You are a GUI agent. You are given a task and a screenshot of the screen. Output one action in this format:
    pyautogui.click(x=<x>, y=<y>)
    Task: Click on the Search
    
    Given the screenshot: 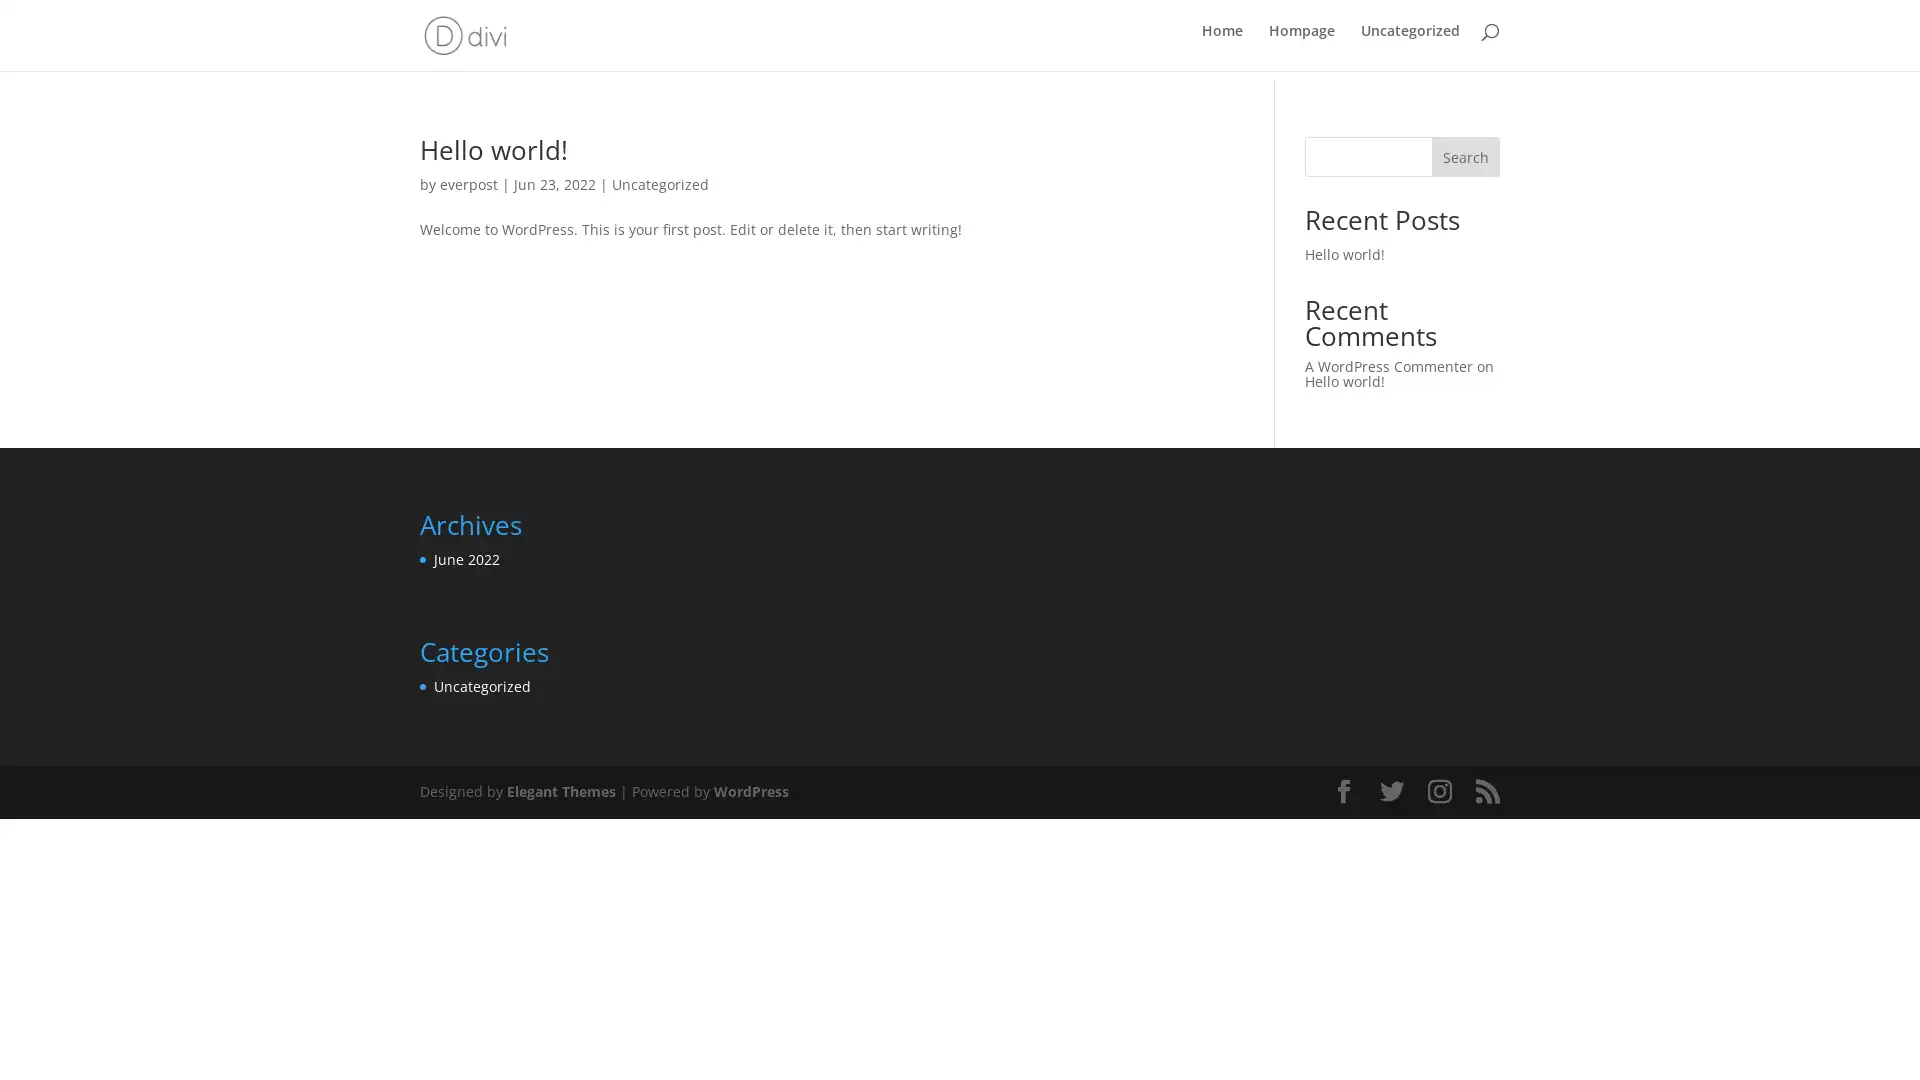 What is the action you would take?
    pyautogui.click(x=1465, y=153)
    